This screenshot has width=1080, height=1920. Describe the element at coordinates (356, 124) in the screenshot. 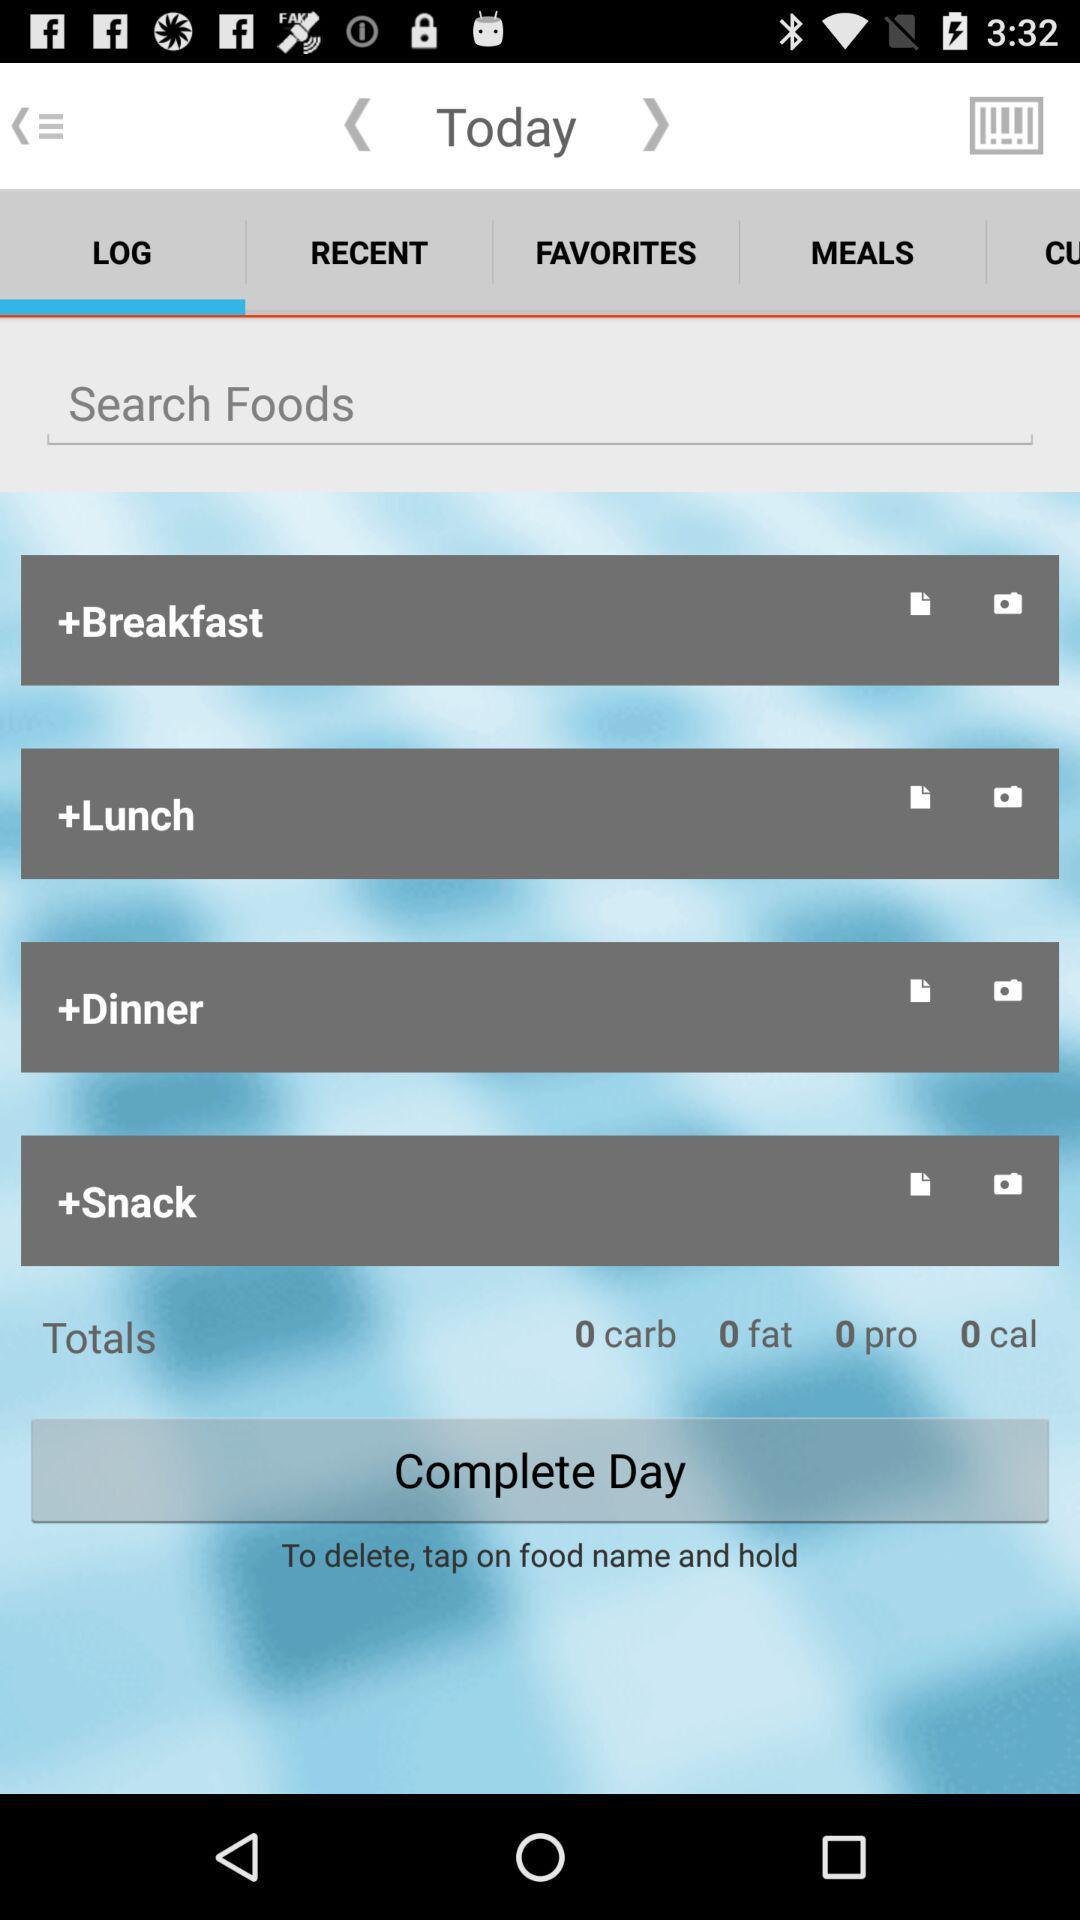

I see `the back arrow which is left to today` at that location.